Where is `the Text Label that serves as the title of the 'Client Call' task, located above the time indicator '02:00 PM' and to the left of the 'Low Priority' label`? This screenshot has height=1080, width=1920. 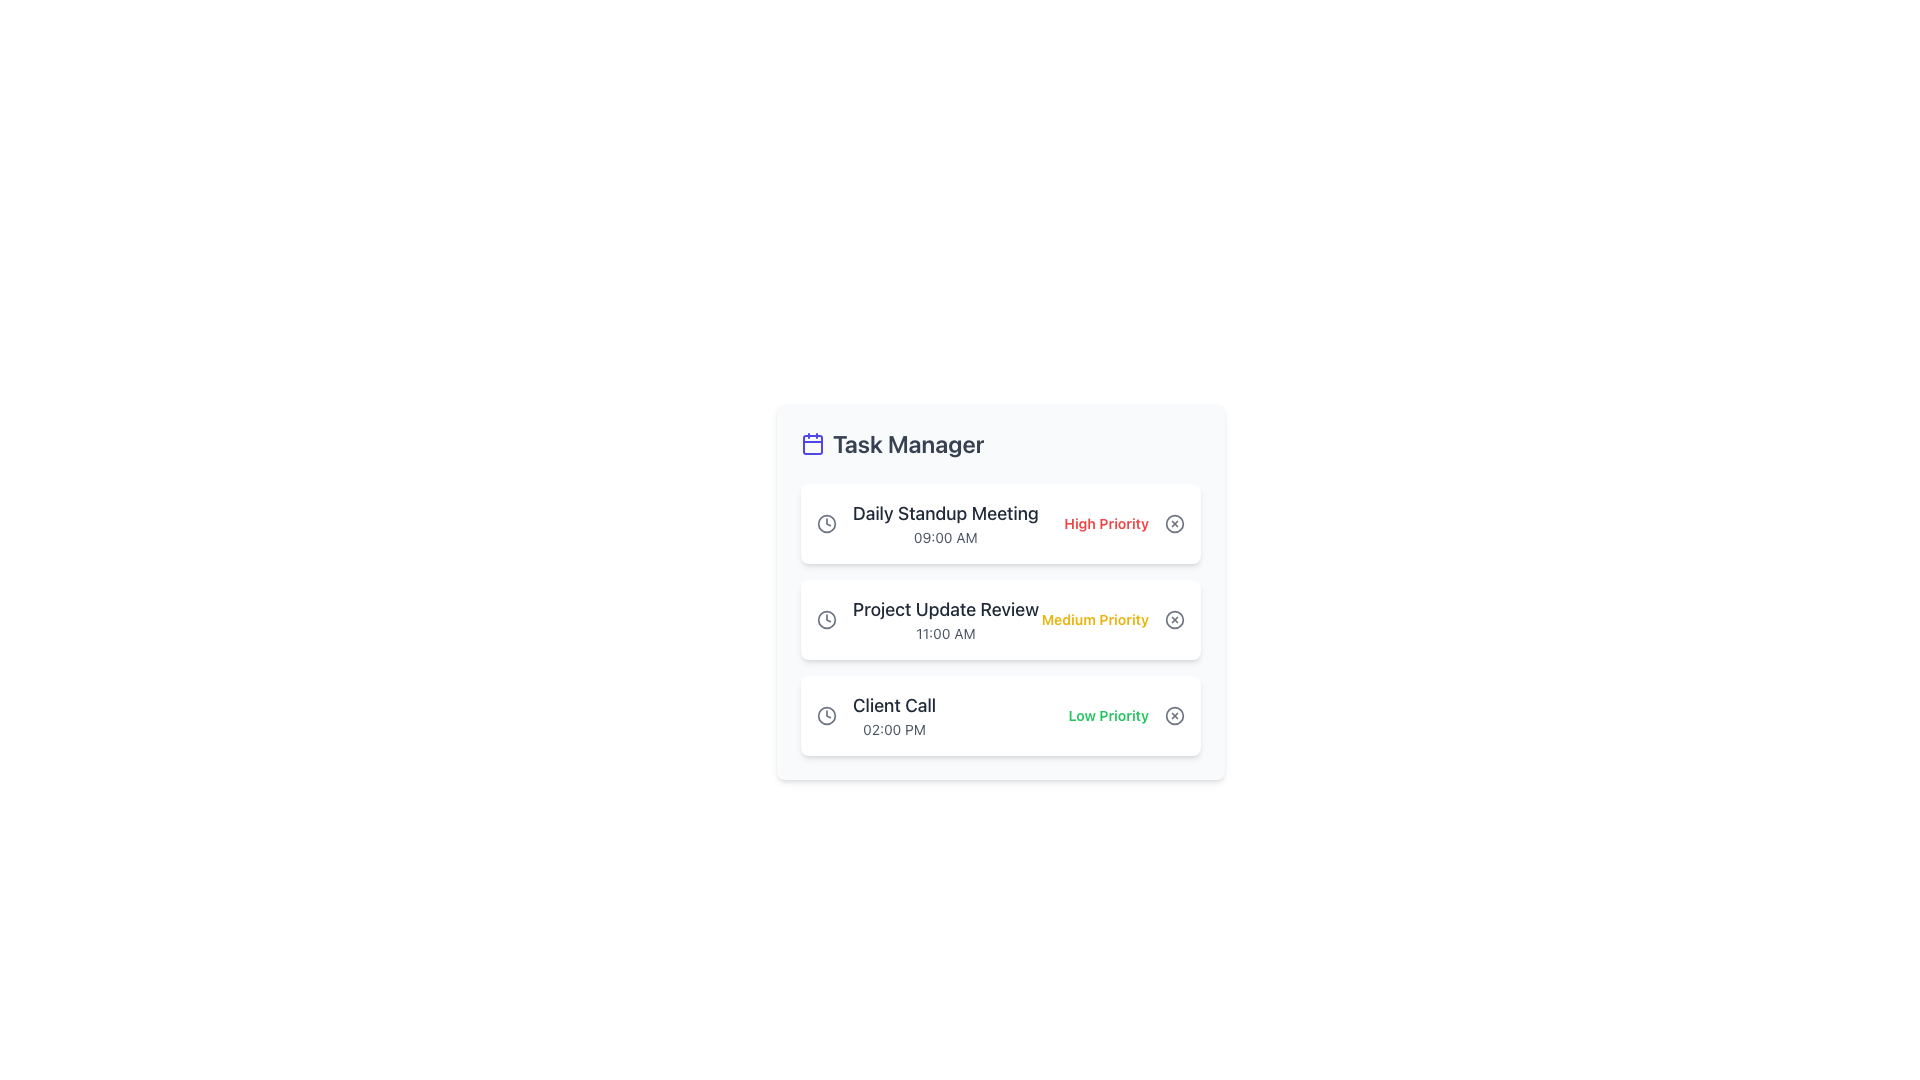 the Text Label that serves as the title of the 'Client Call' task, located above the time indicator '02:00 PM' and to the left of the 'Low Priority' label is located at coordinates (893, 704).